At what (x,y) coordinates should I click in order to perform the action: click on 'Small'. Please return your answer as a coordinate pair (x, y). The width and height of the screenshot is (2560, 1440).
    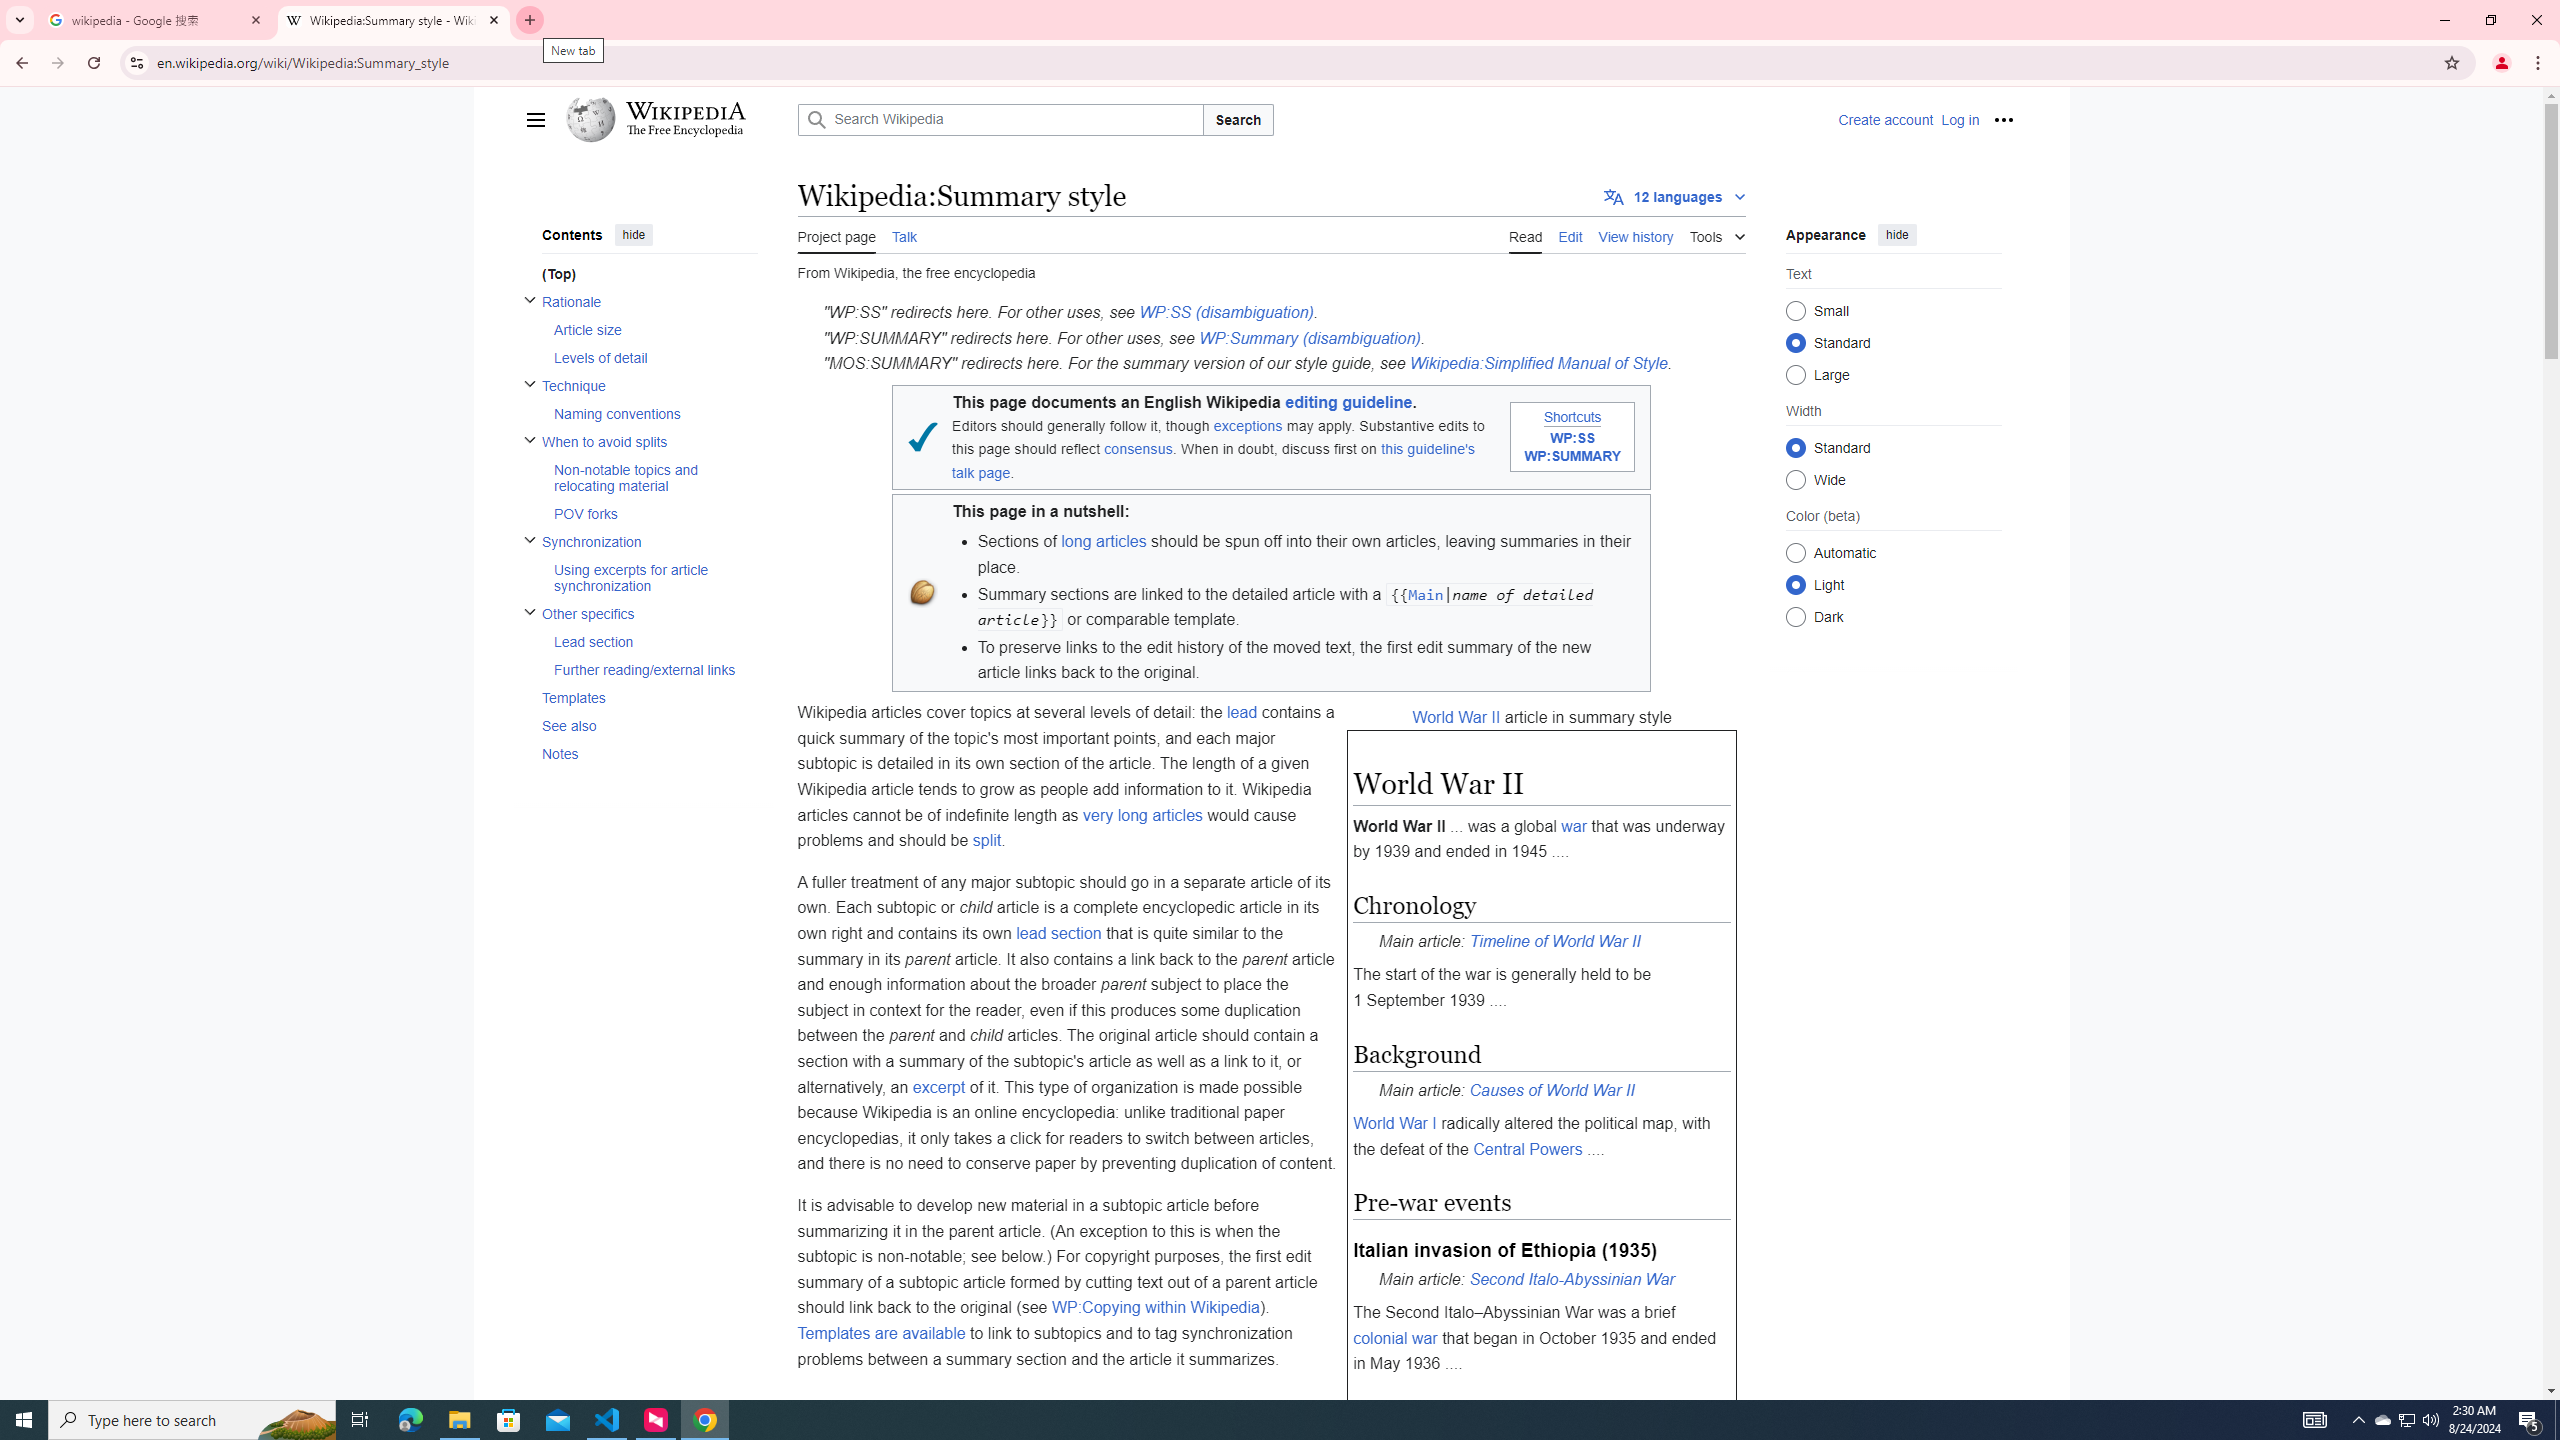
    Looking at the image, I should click on (1793, 310).